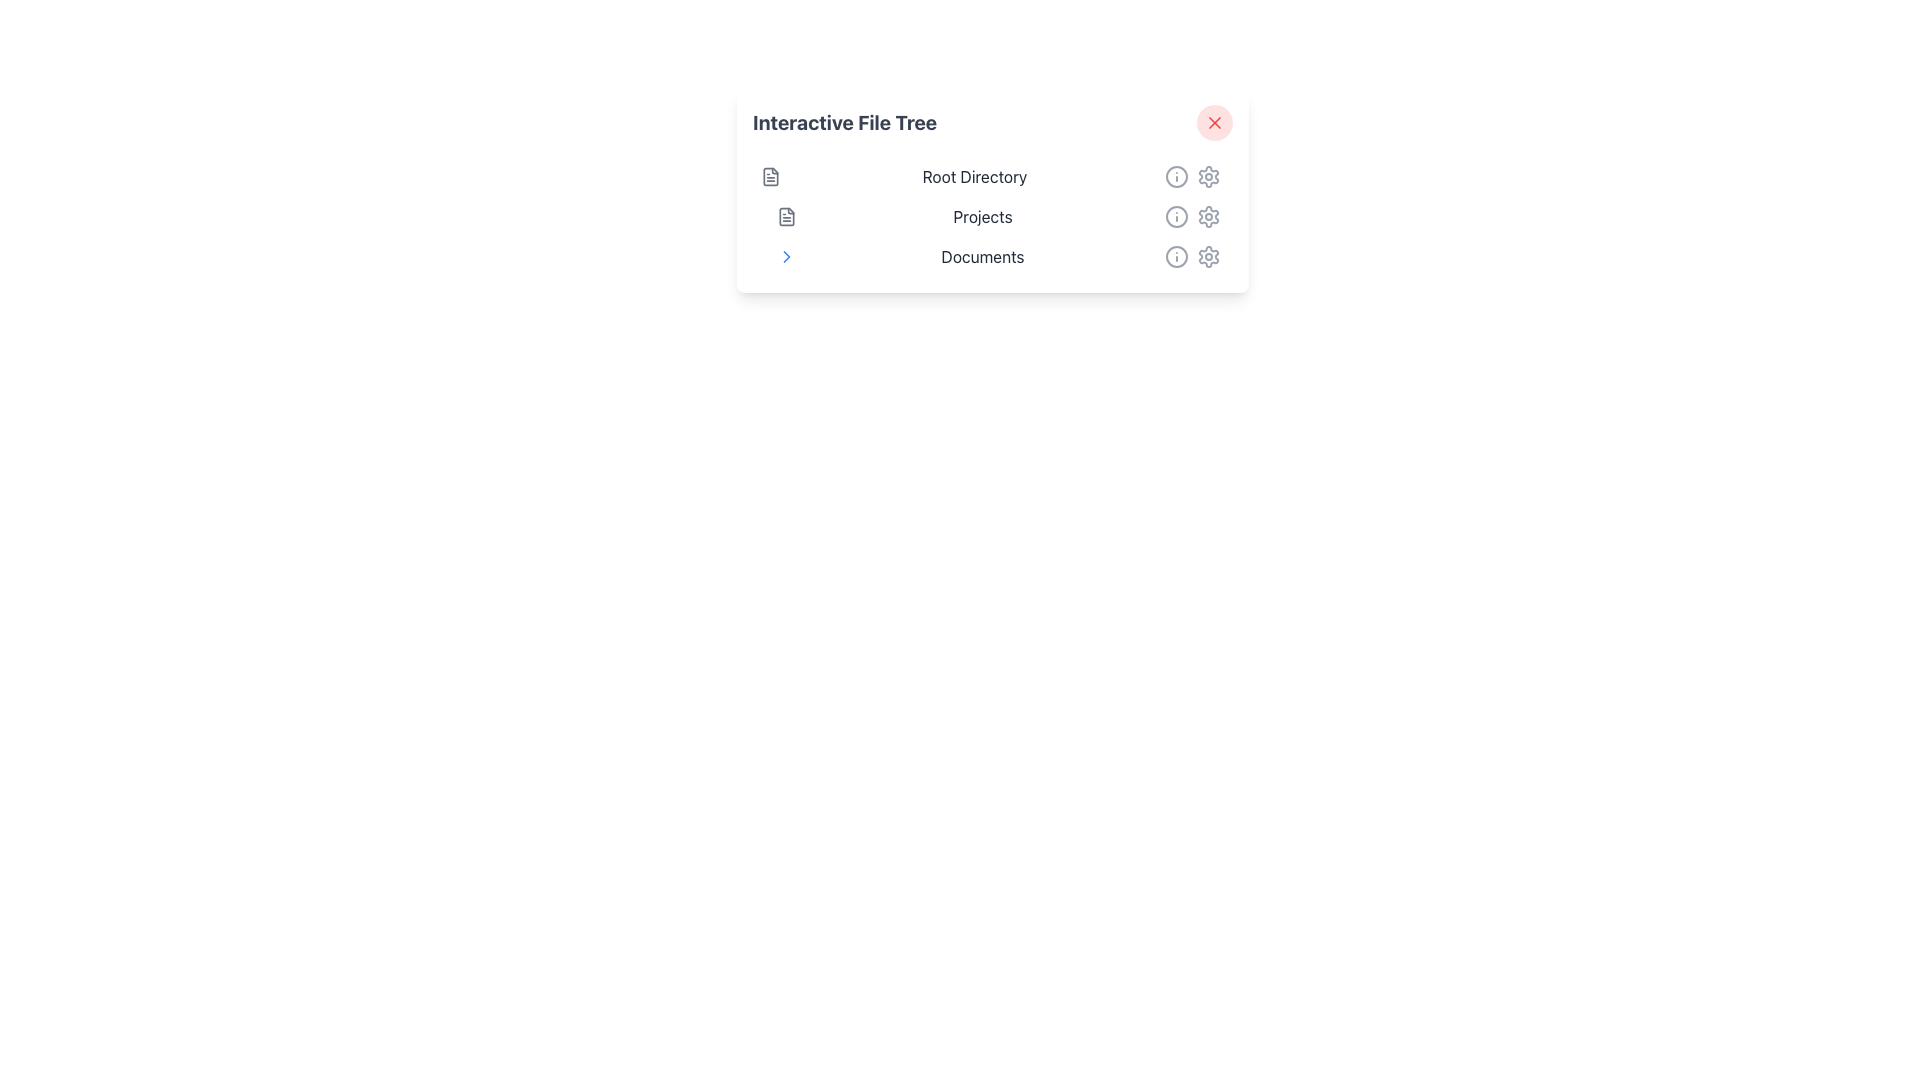  Describe the element at coordinates (993, 216) in the screenshot. I see `the second item` at that location.